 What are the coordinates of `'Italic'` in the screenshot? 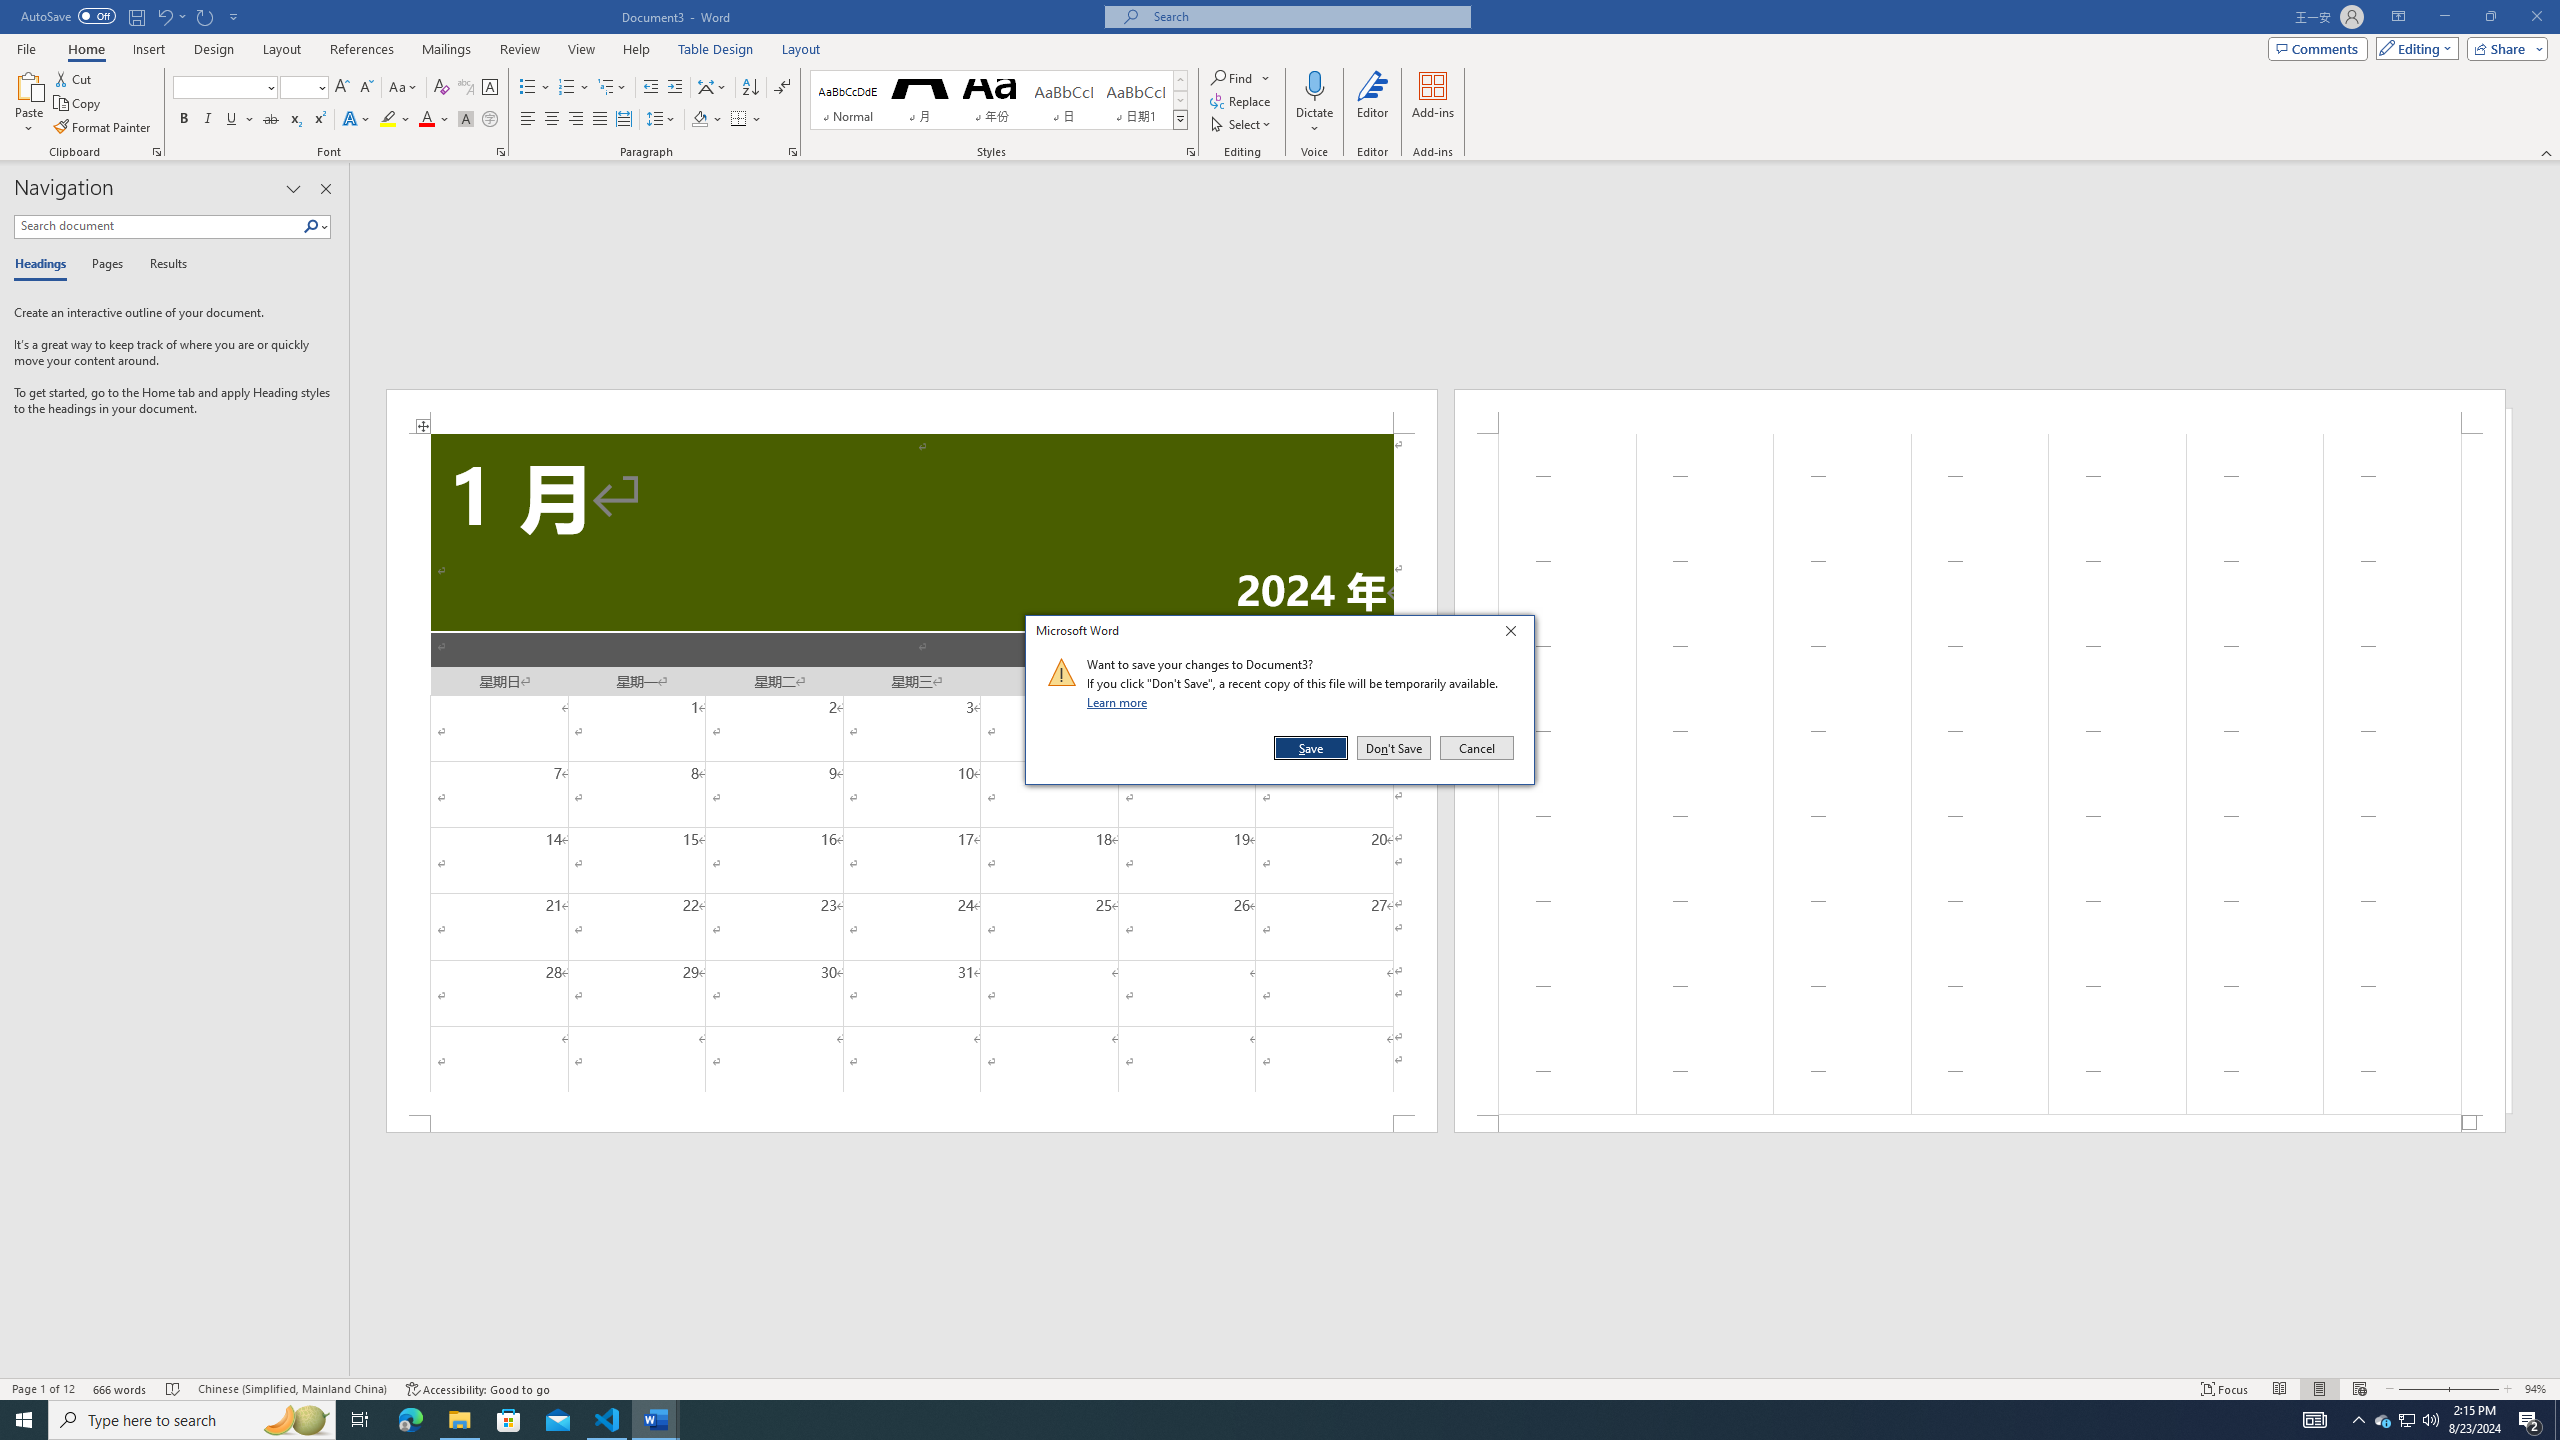 It's located at (207, 118).